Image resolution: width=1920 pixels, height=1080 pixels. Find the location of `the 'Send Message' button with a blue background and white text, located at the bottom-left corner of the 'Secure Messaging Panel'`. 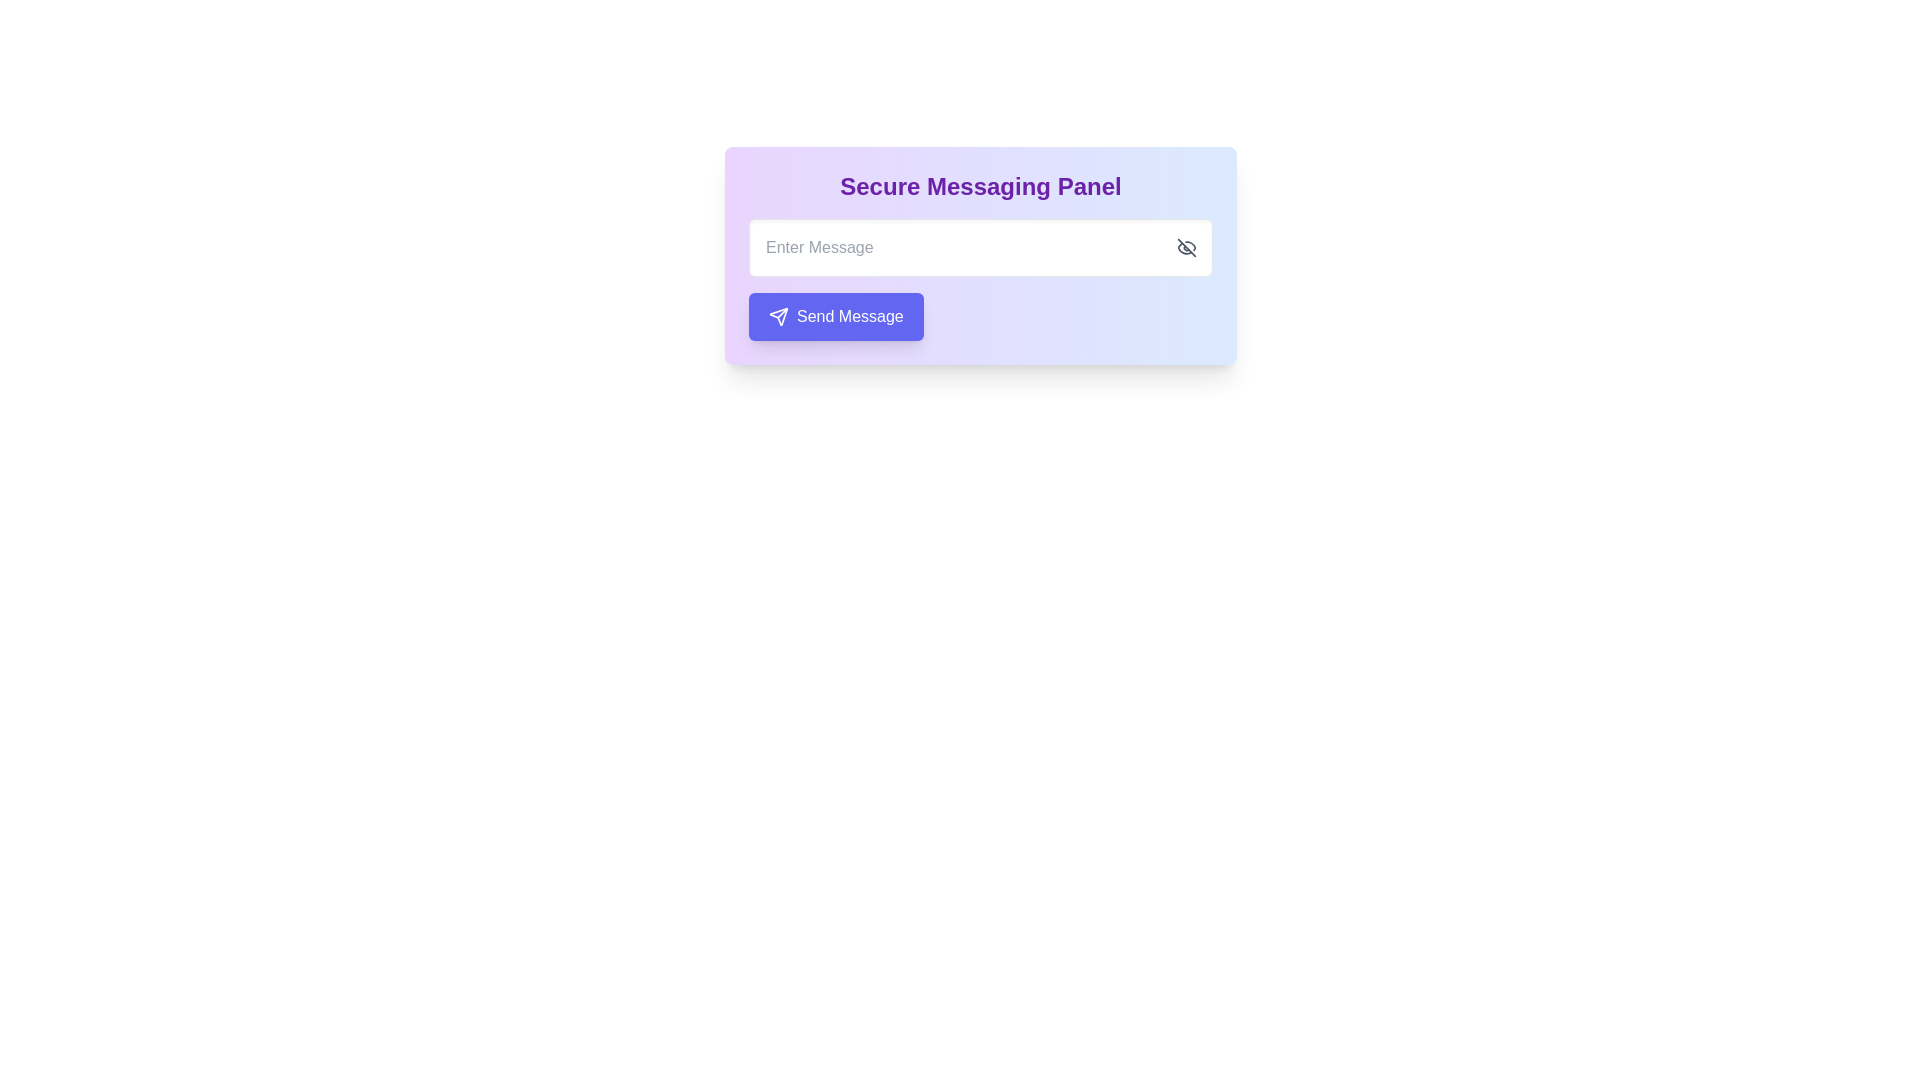

the 'Send Message' button with a blue background and white text, located at the bottom-left corner of the 'Secure Messaging Panel' is located at coordinates (836, 315).